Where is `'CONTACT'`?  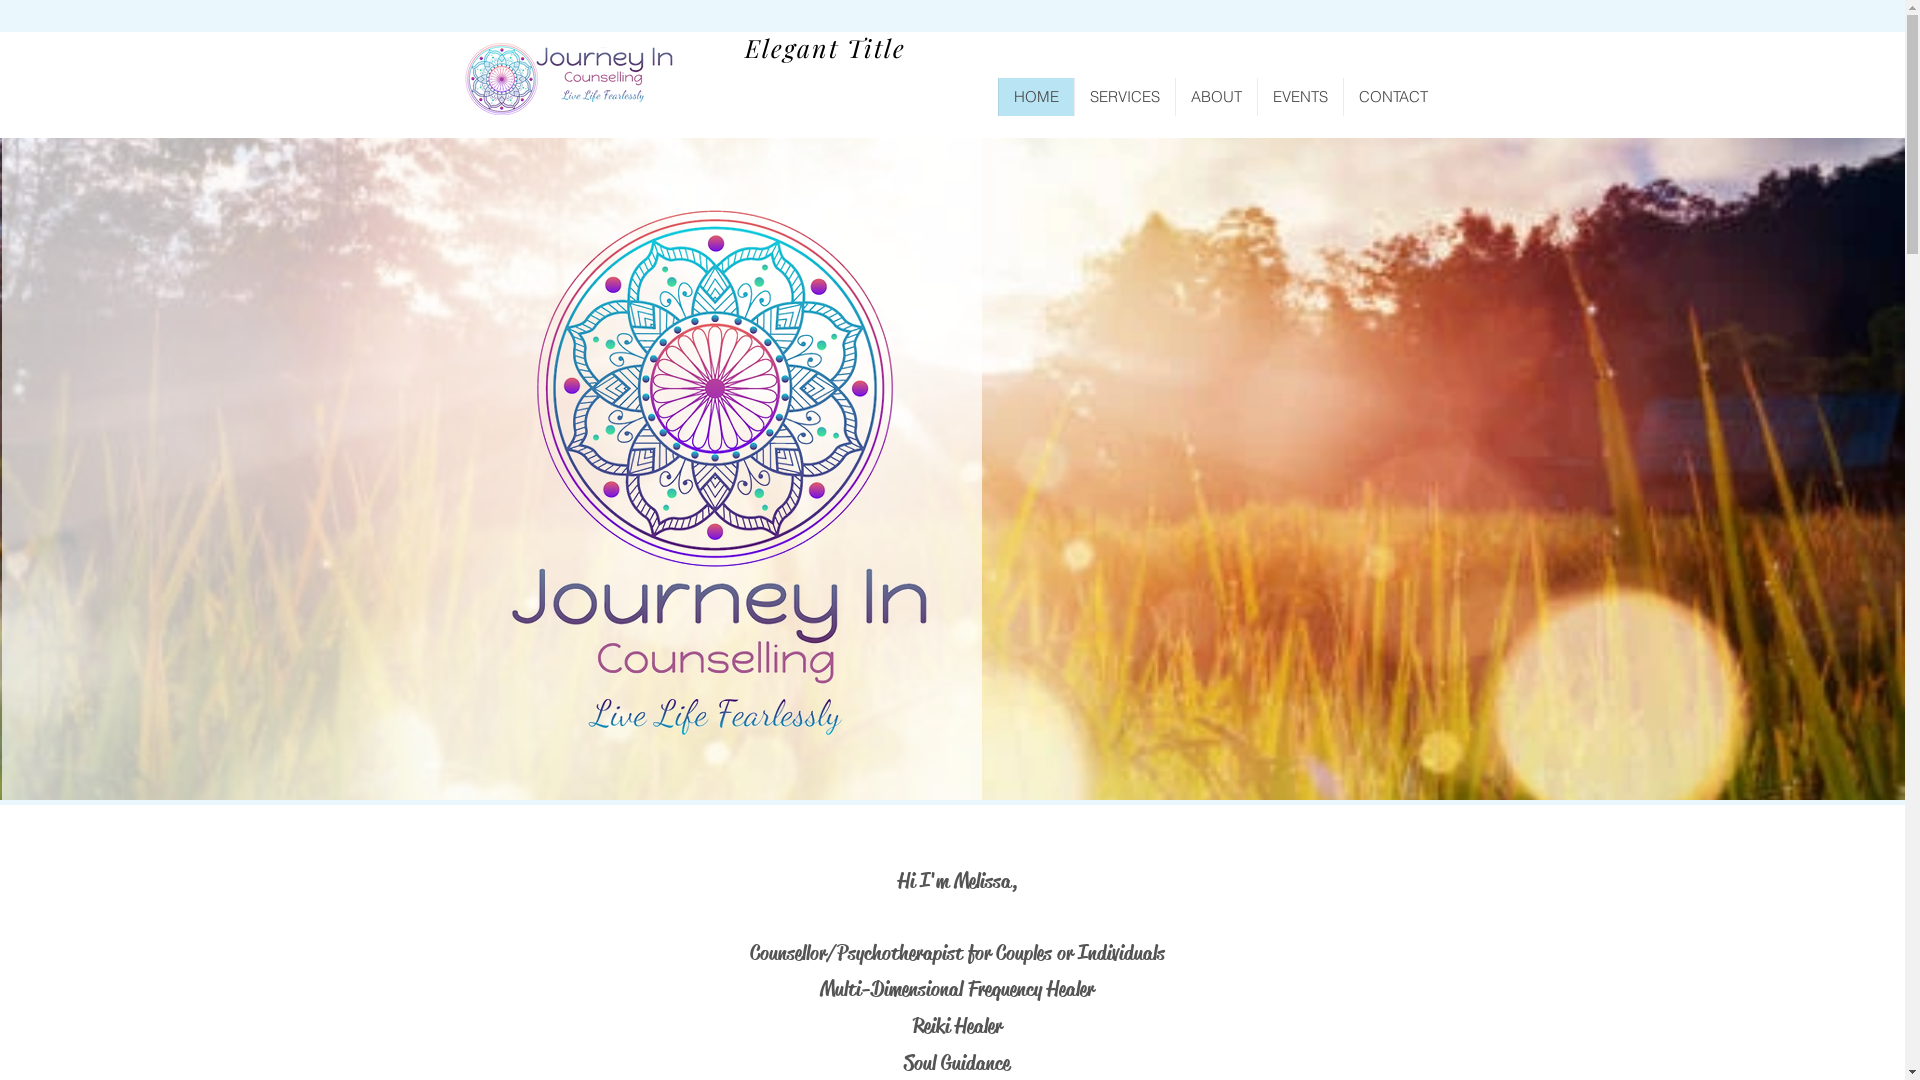 'CONTACT' is located at coordinates (1391, 96).